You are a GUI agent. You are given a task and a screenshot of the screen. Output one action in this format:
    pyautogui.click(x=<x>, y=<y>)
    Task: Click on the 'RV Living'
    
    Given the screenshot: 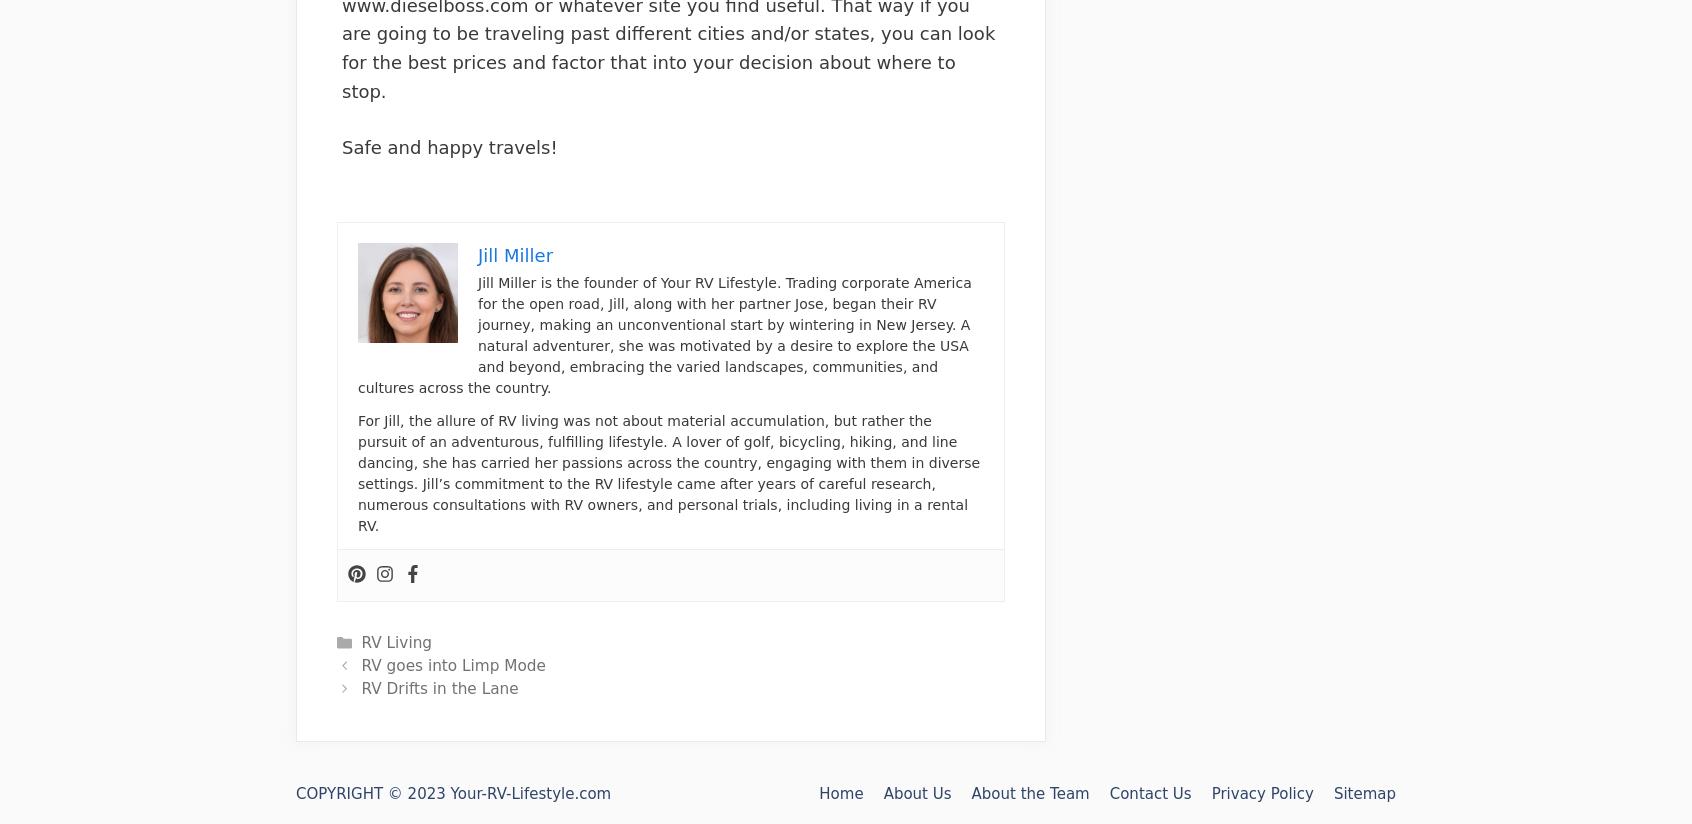 What is the action you would take?
    pyautogui.click(x=361, y=641)
    